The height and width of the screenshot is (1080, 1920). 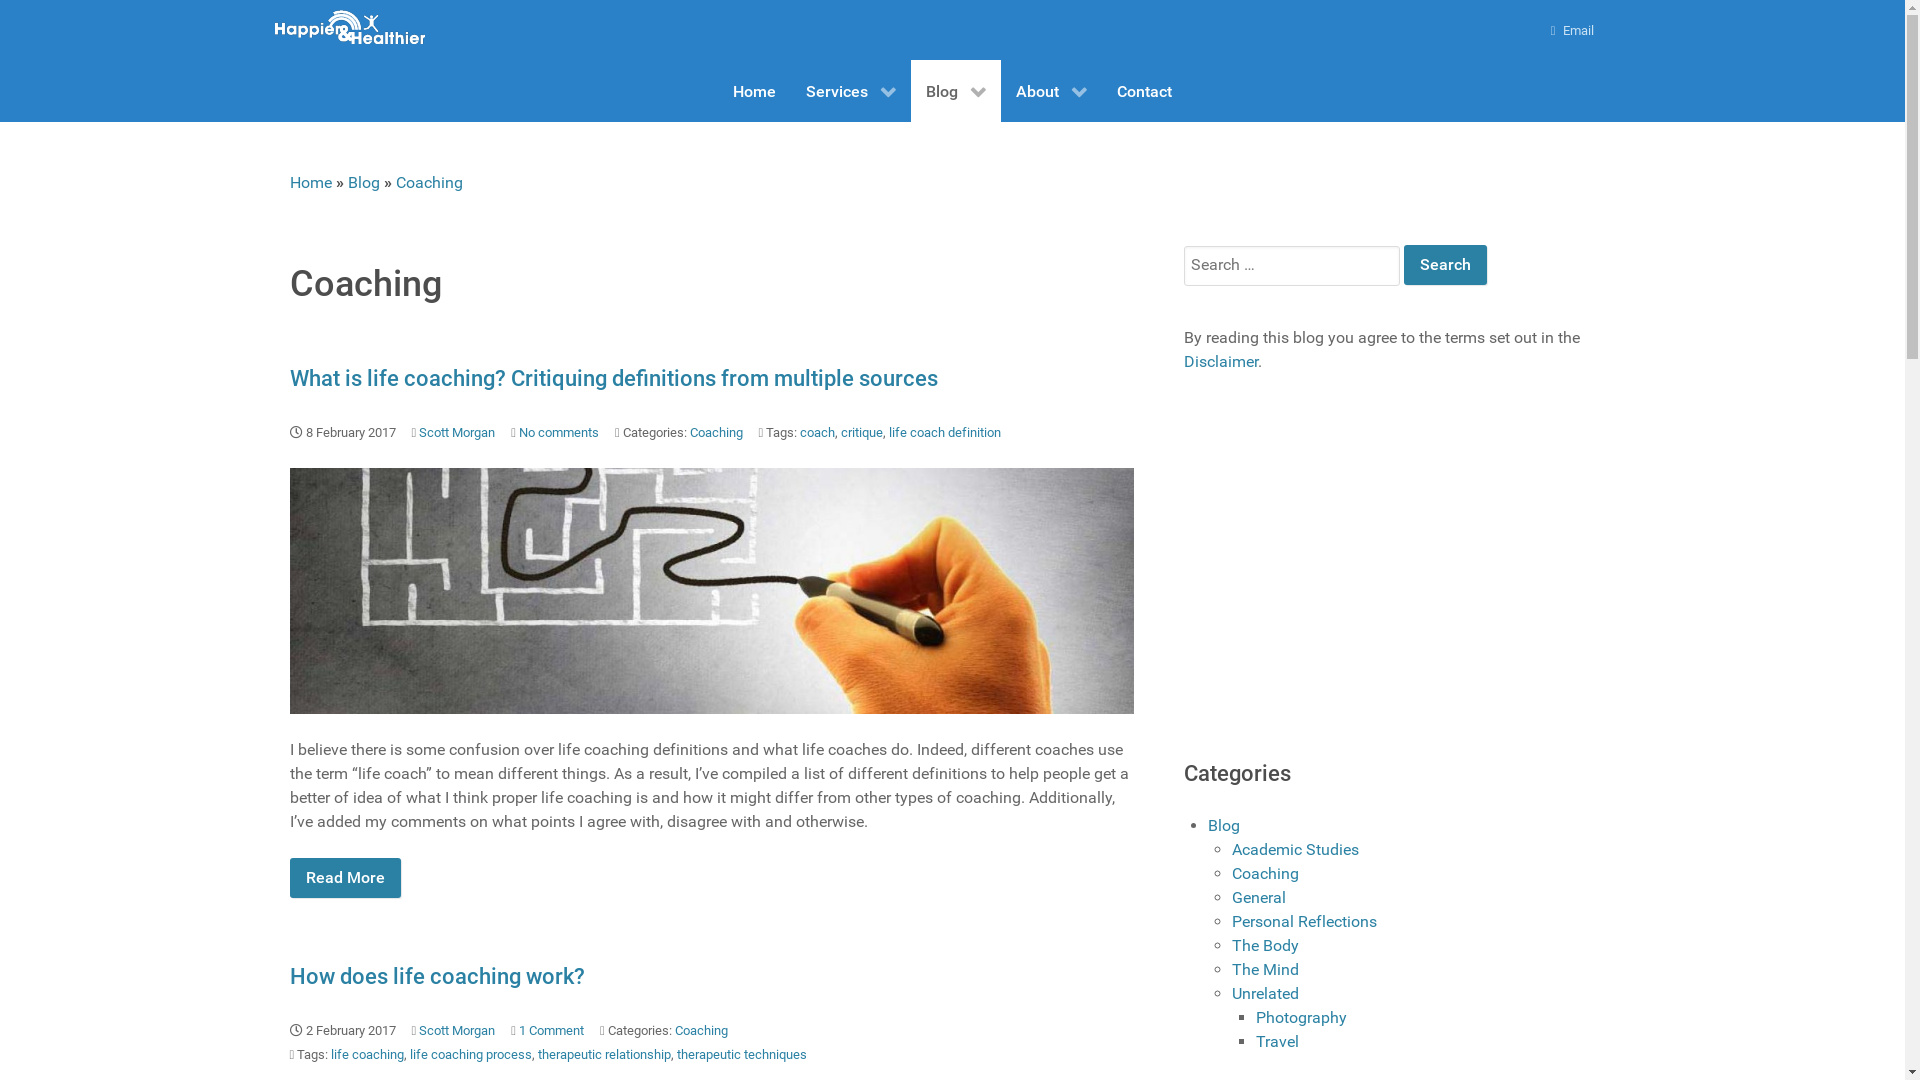 What do you see at coordinates (455, 1030) in the screenshot?
I see `'Scott Morgan'` at bounding box center [455, 1030].